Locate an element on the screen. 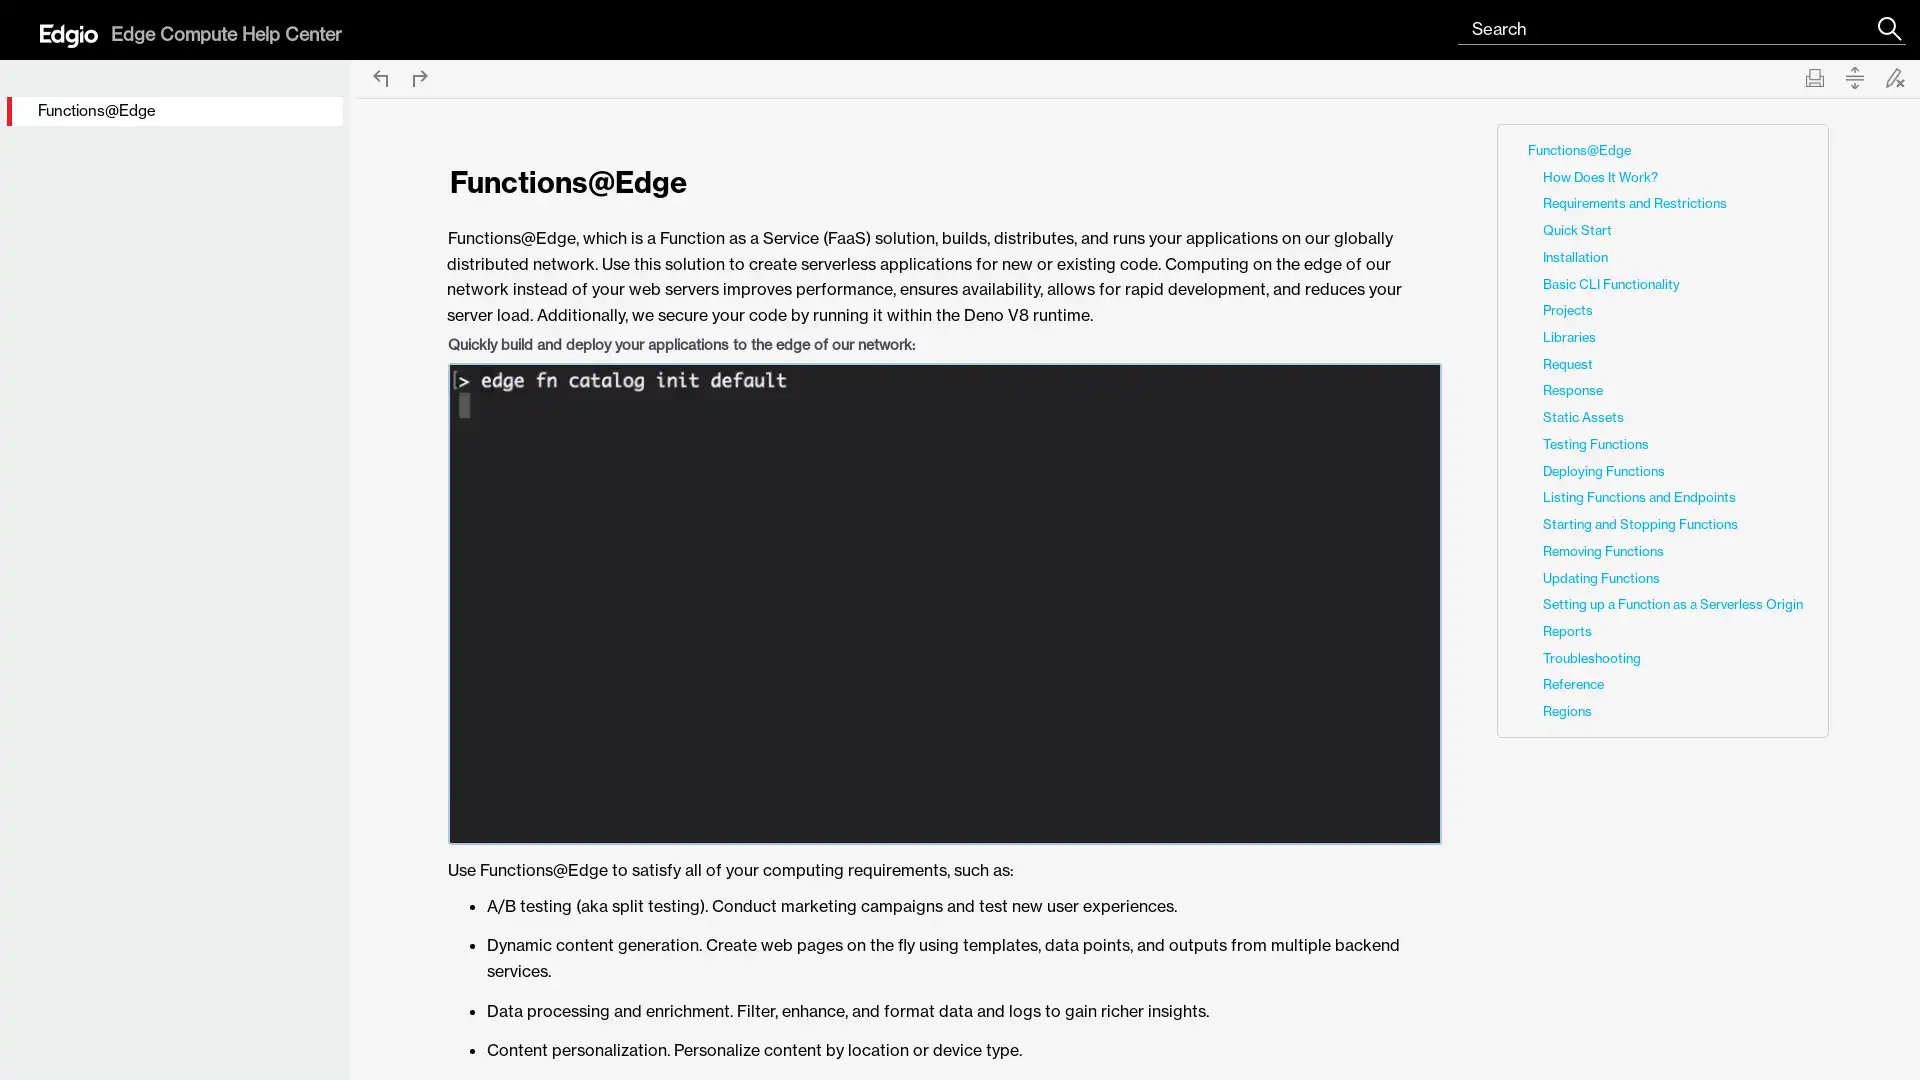  print is located at coordinates (1814, 76).